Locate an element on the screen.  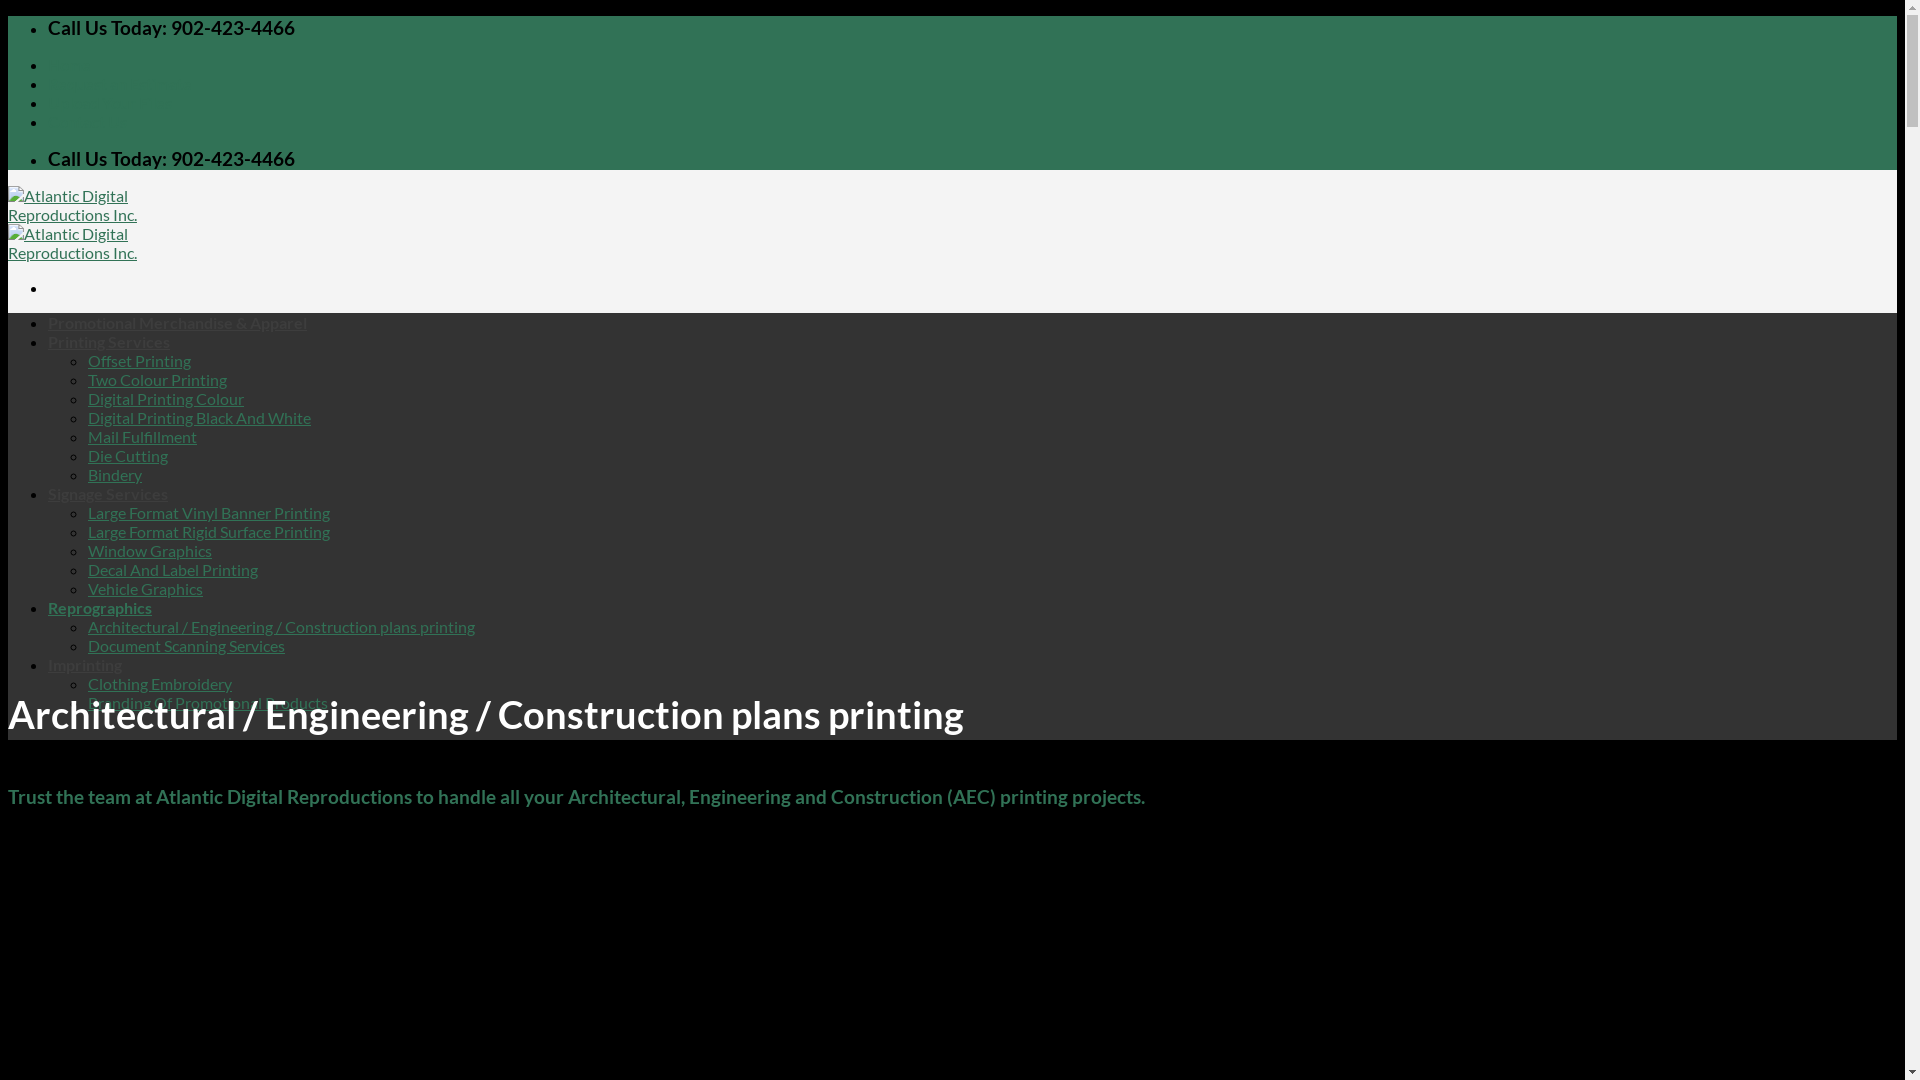
'Digital Printing Colour' is located at coordinates (166, 398).